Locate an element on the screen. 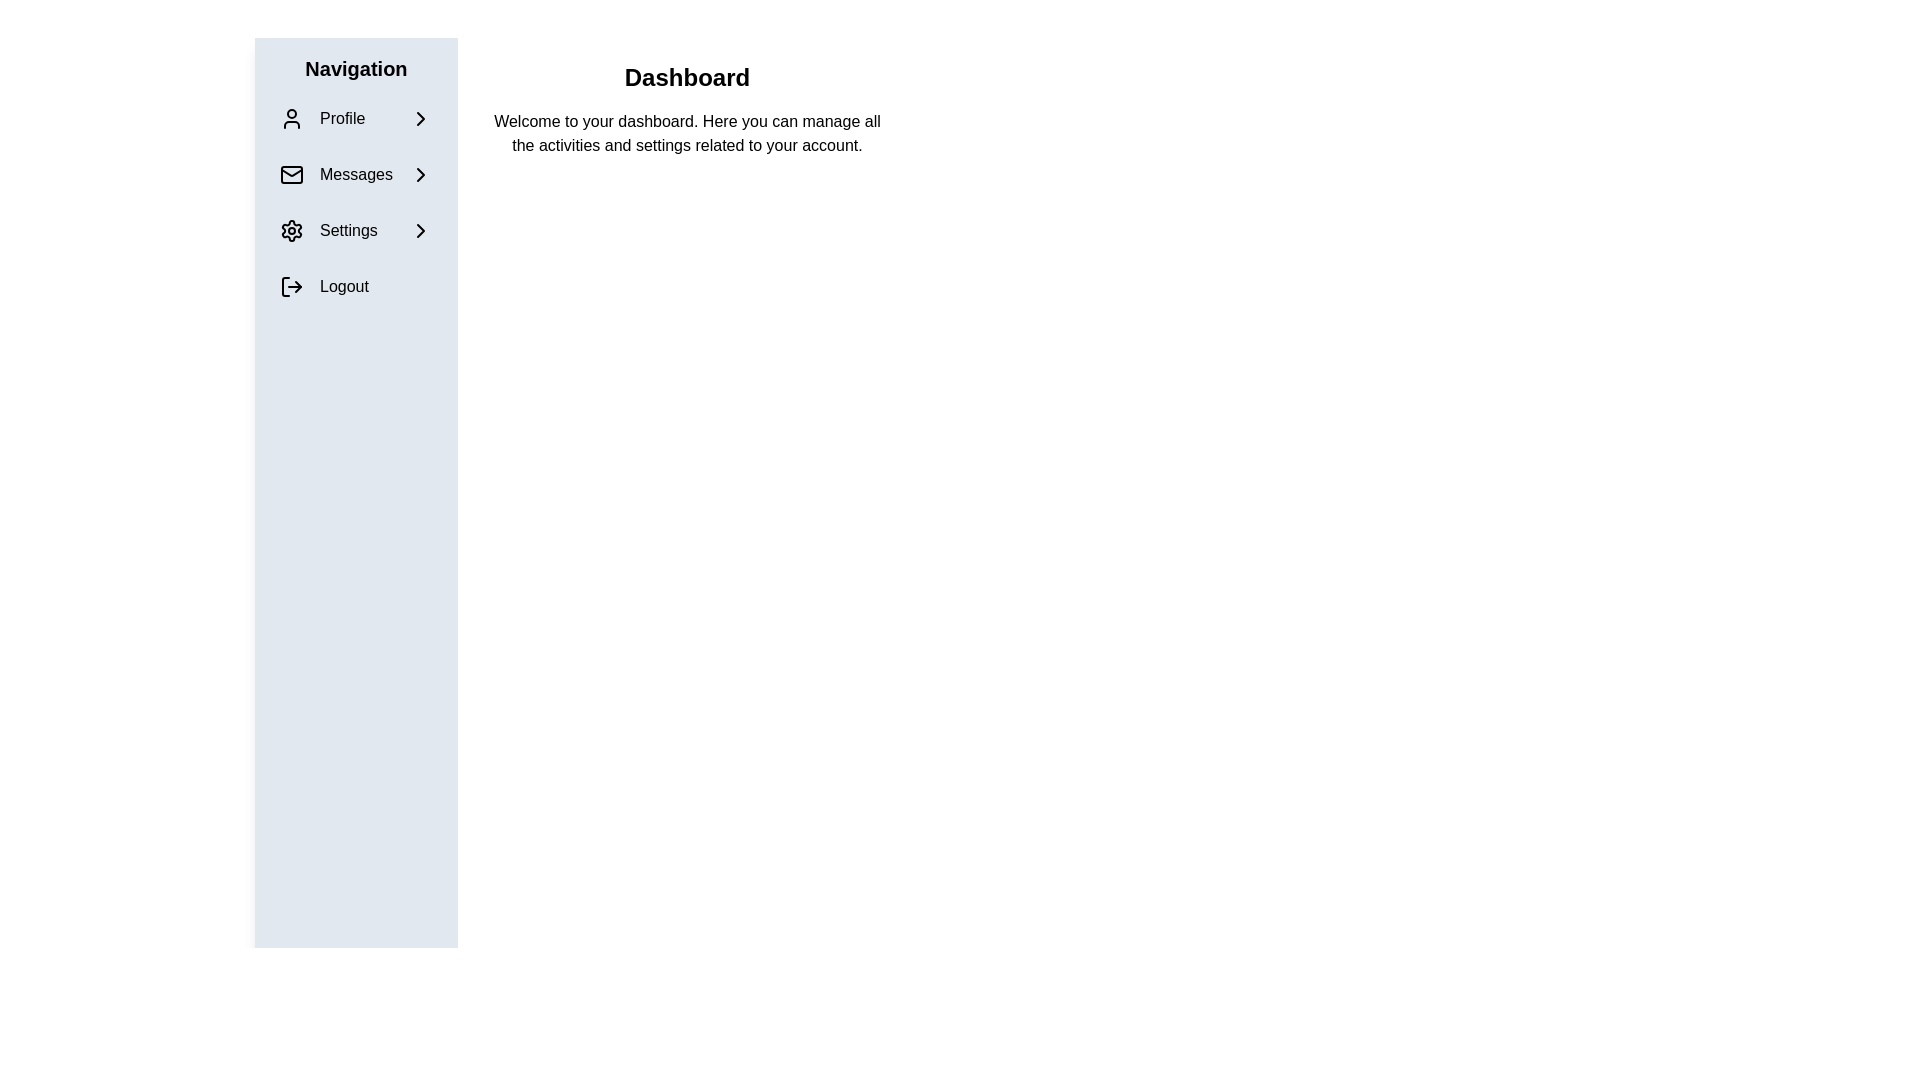  the logout icon, which is a right-arrow styled within a squared bracket, located beside the 'Logout' text in the navigation sidebar is located at coordinates (291, 286).